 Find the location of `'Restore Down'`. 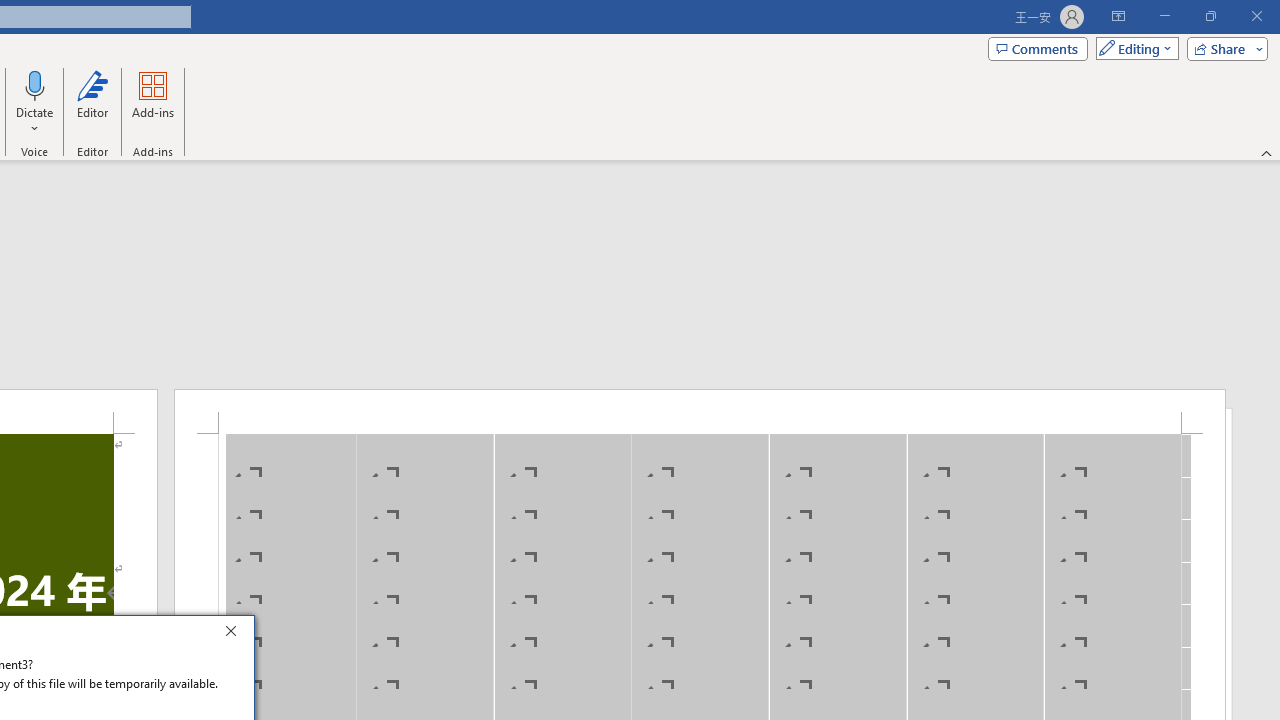

'Restore Down' is located at coordinates (1209, 16).